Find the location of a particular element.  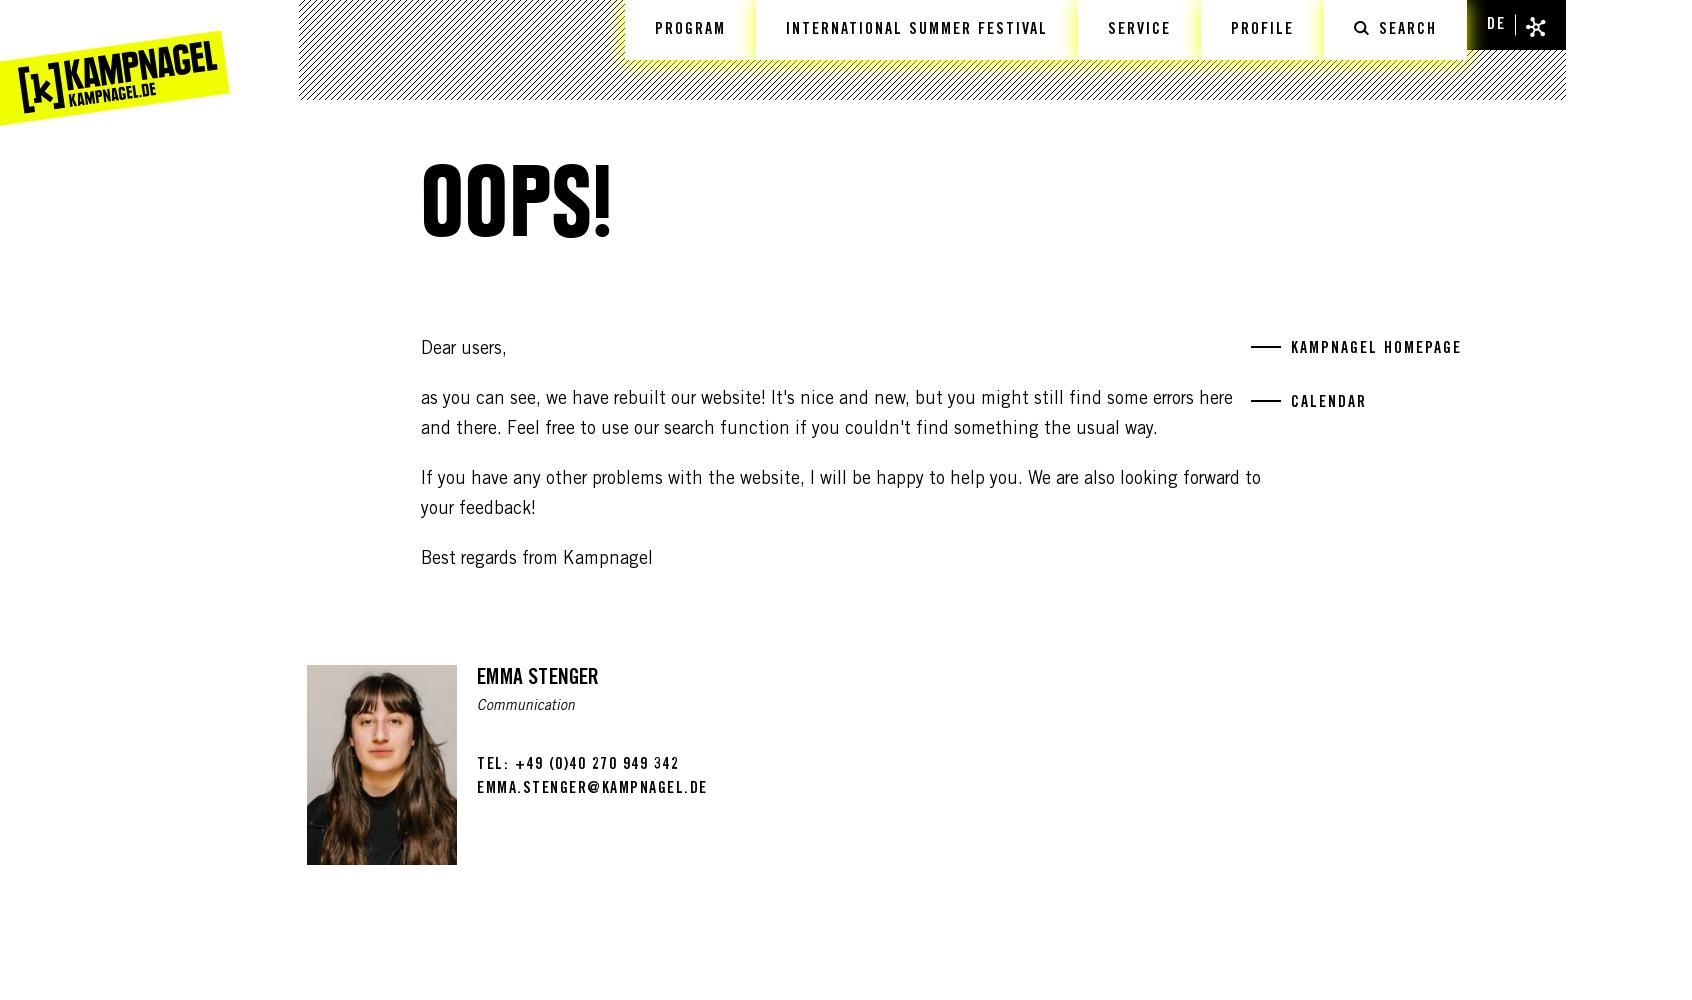

'If you have any other problems with the website, I will be happy to help you. We are also looking forward to your feedback!' is located at coordinates (840, 494).